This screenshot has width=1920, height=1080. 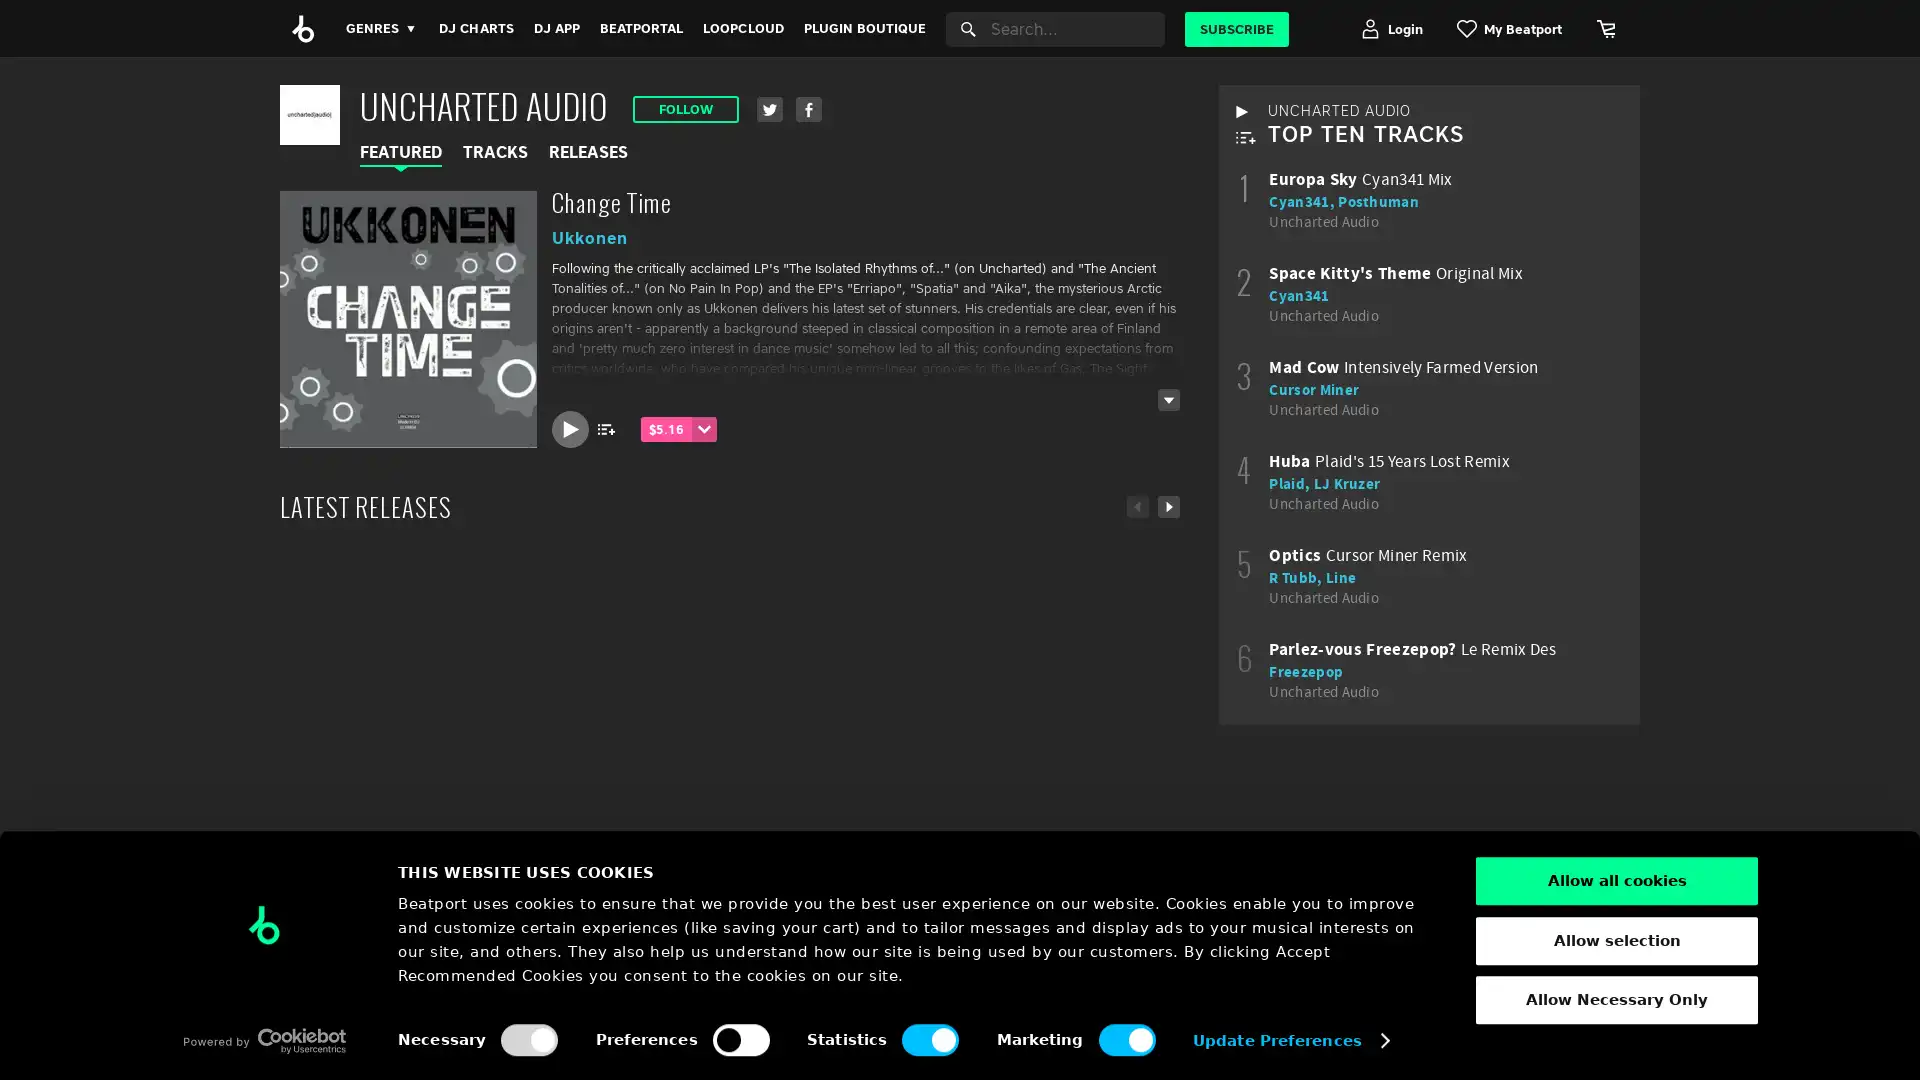 I want to click on Allow selection, so click(x=1617, y=940).